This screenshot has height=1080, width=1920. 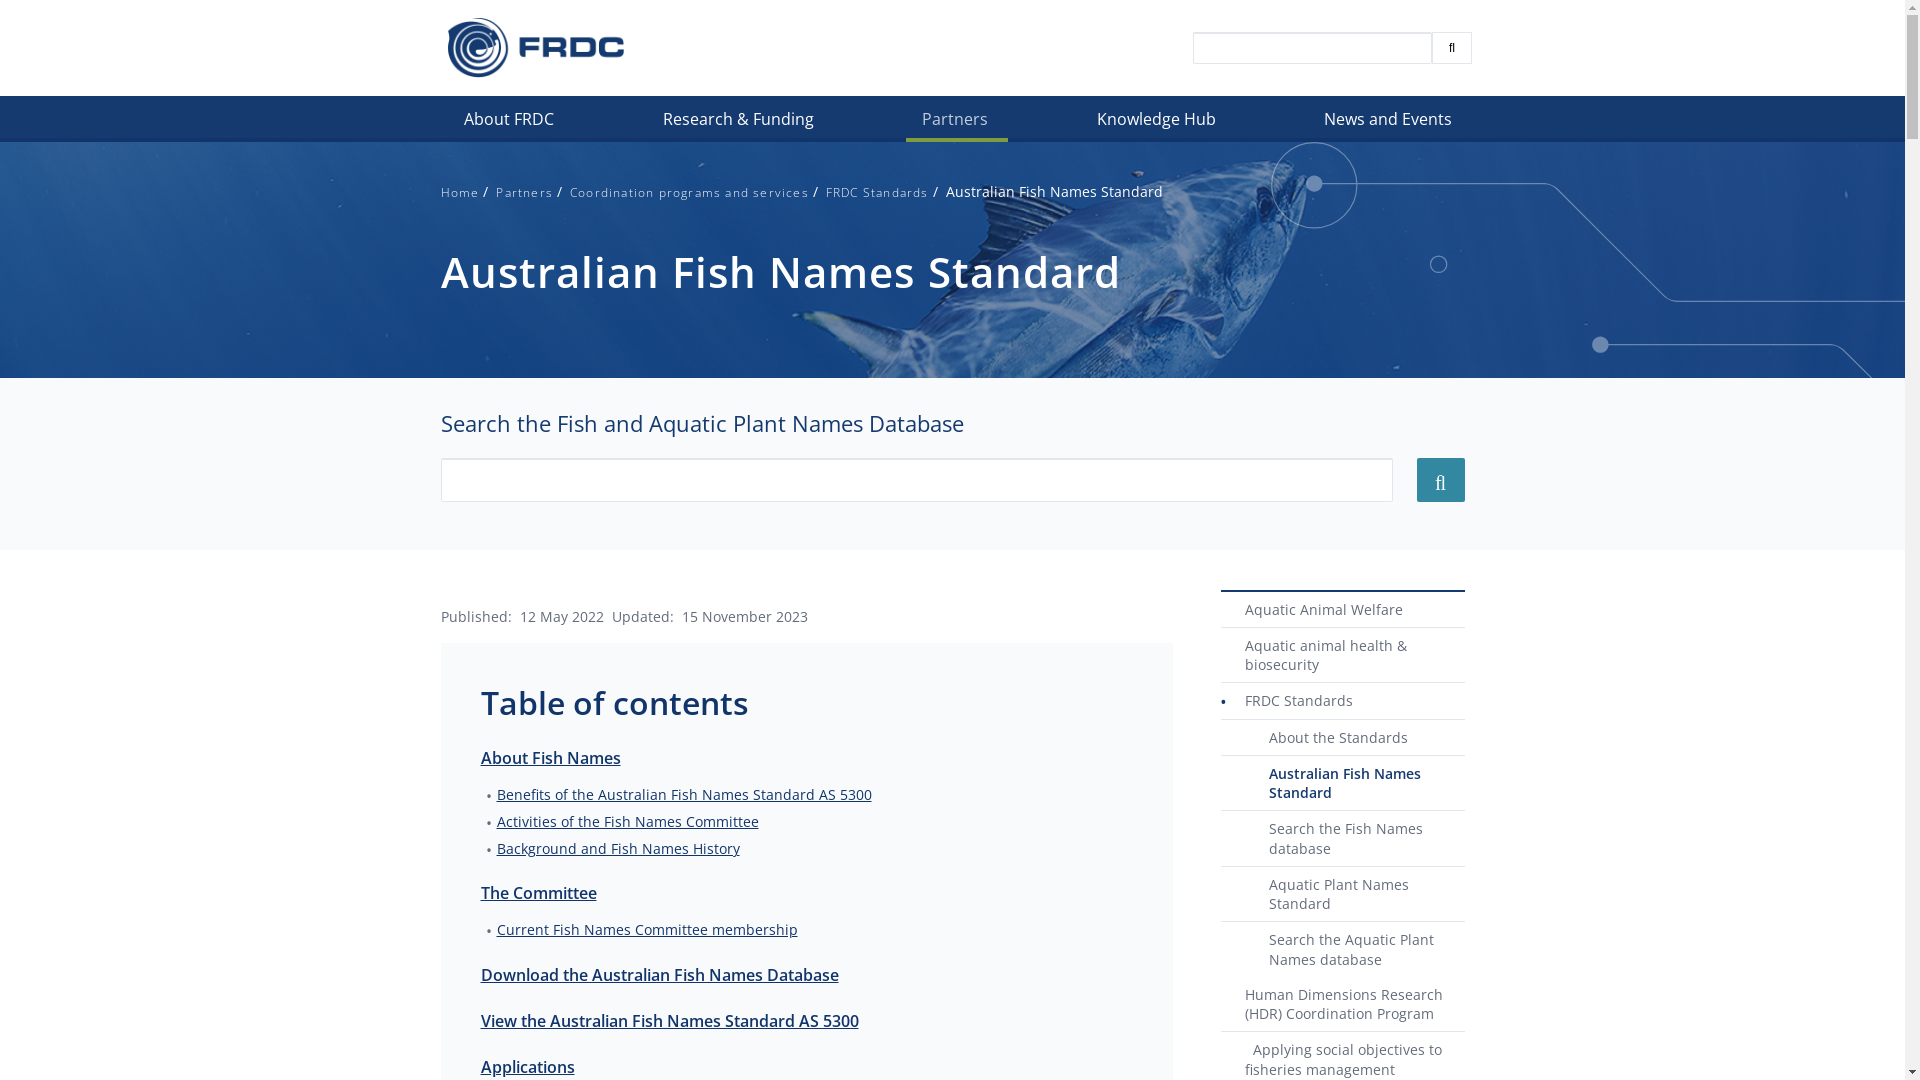 What do you see at coordinates (1342, 1005) in the screenshot?
I see `'Human Dimensions Research (HDR) Coordination Program'` at bounding box center [1342, 1005].